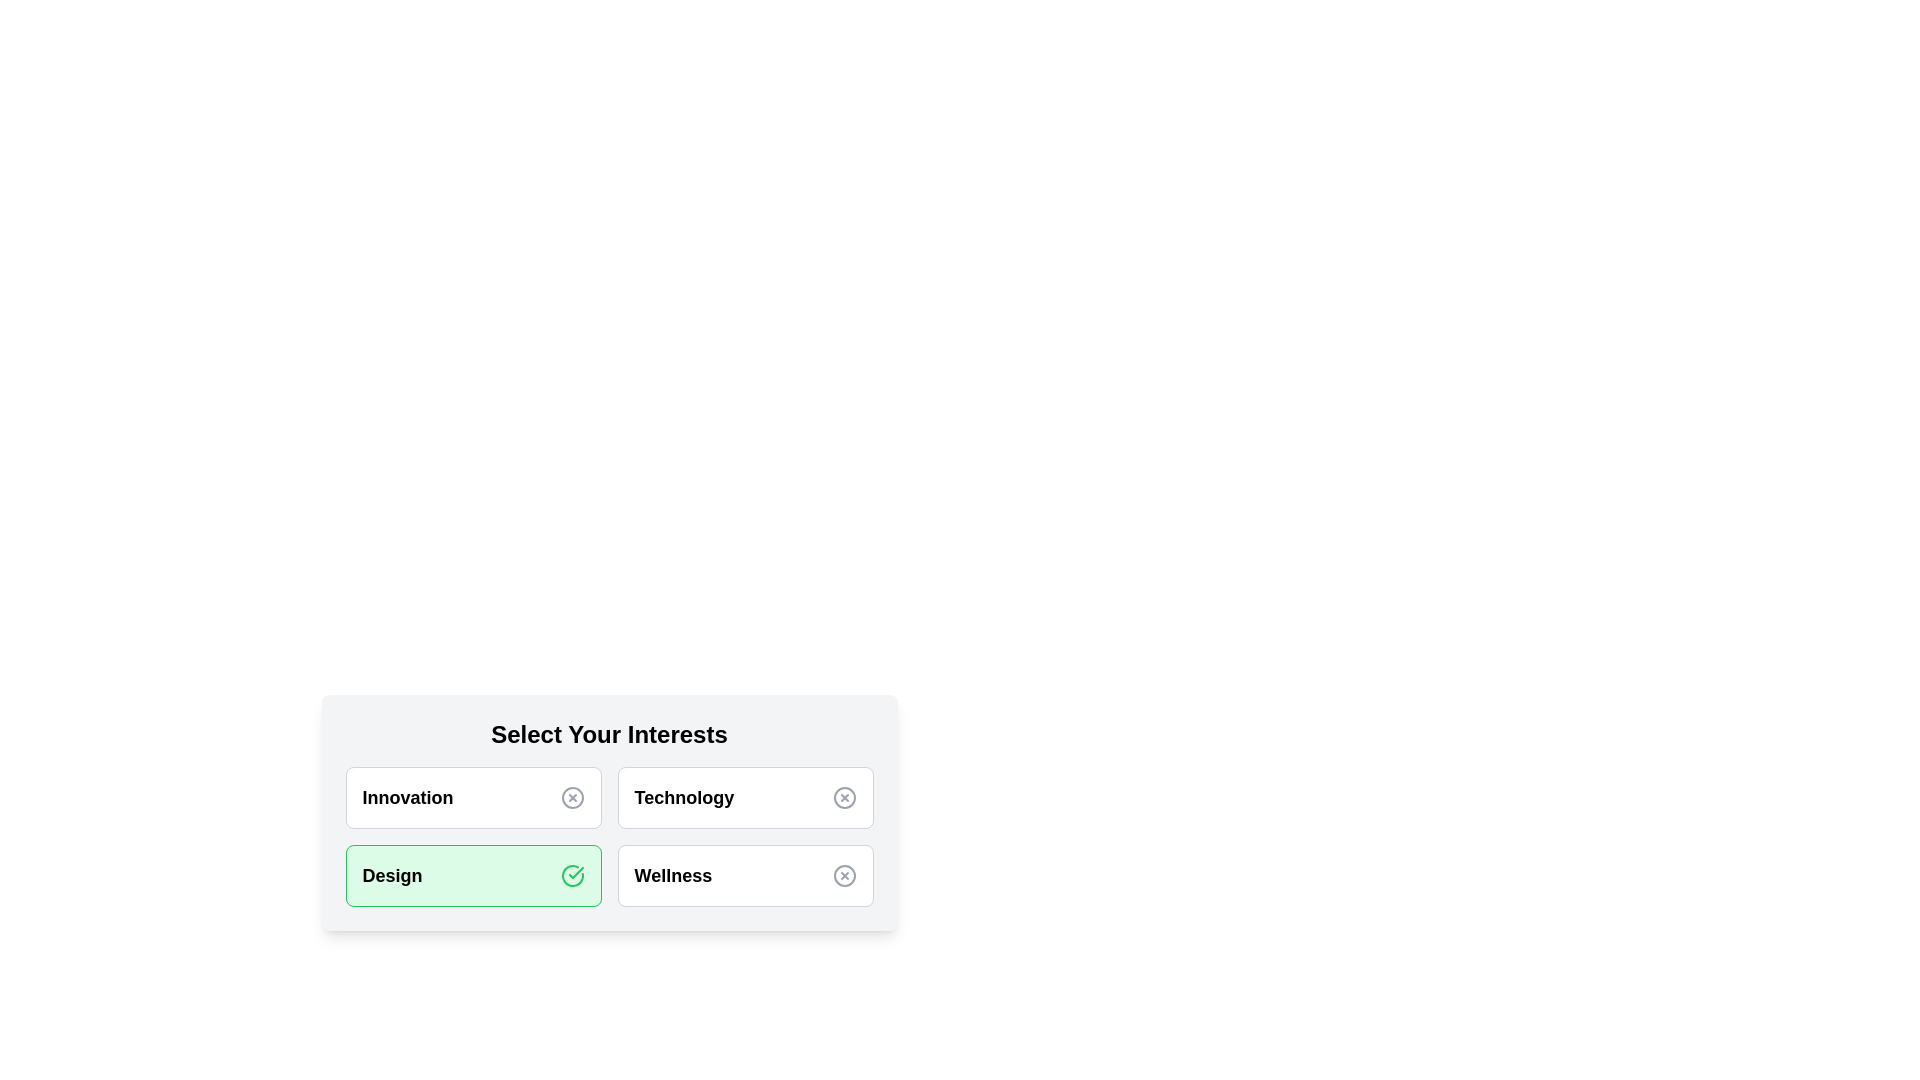 This screenshot has height=1080, width=1920. Describe the element at coordinates (472, 797) in the screenshot. I see `the category Innovation to see its hover effect` at that location.